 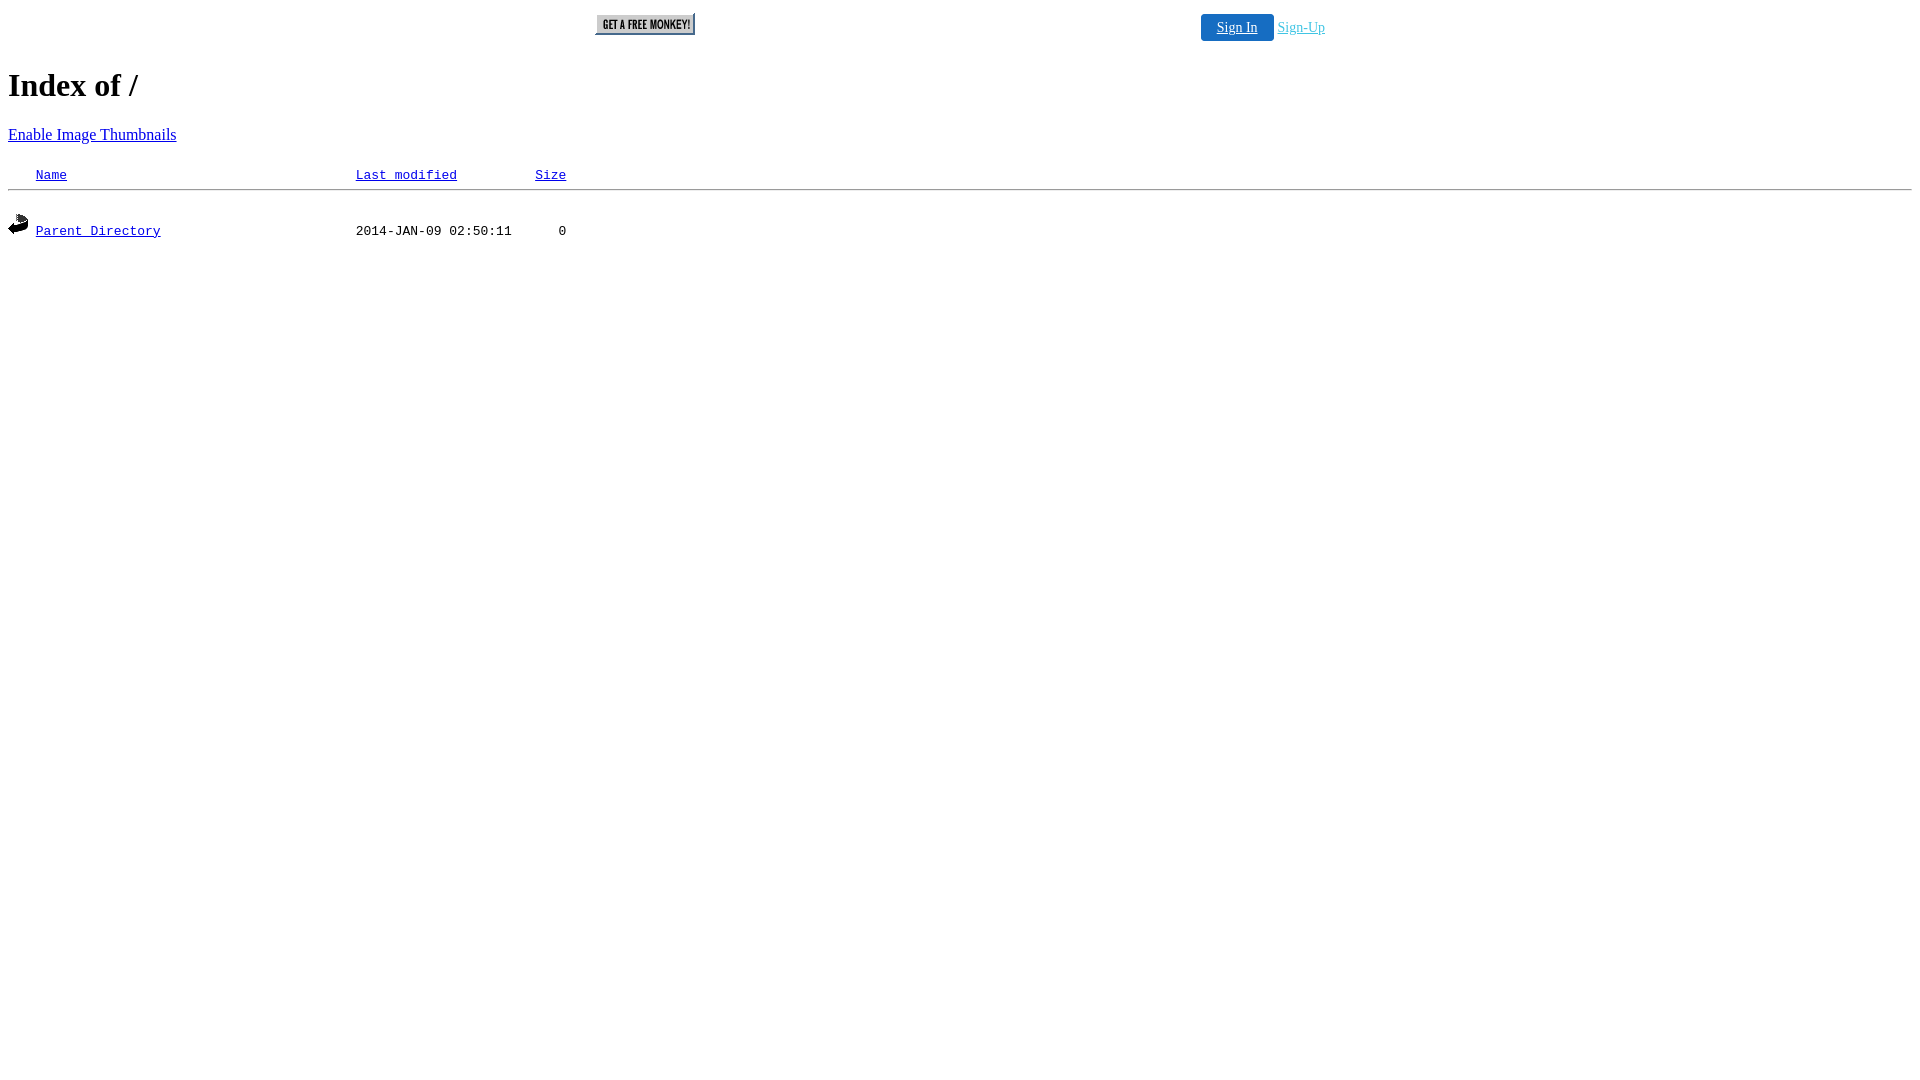 I want to click on 'Parent Directory', so click(x=97, y=230).